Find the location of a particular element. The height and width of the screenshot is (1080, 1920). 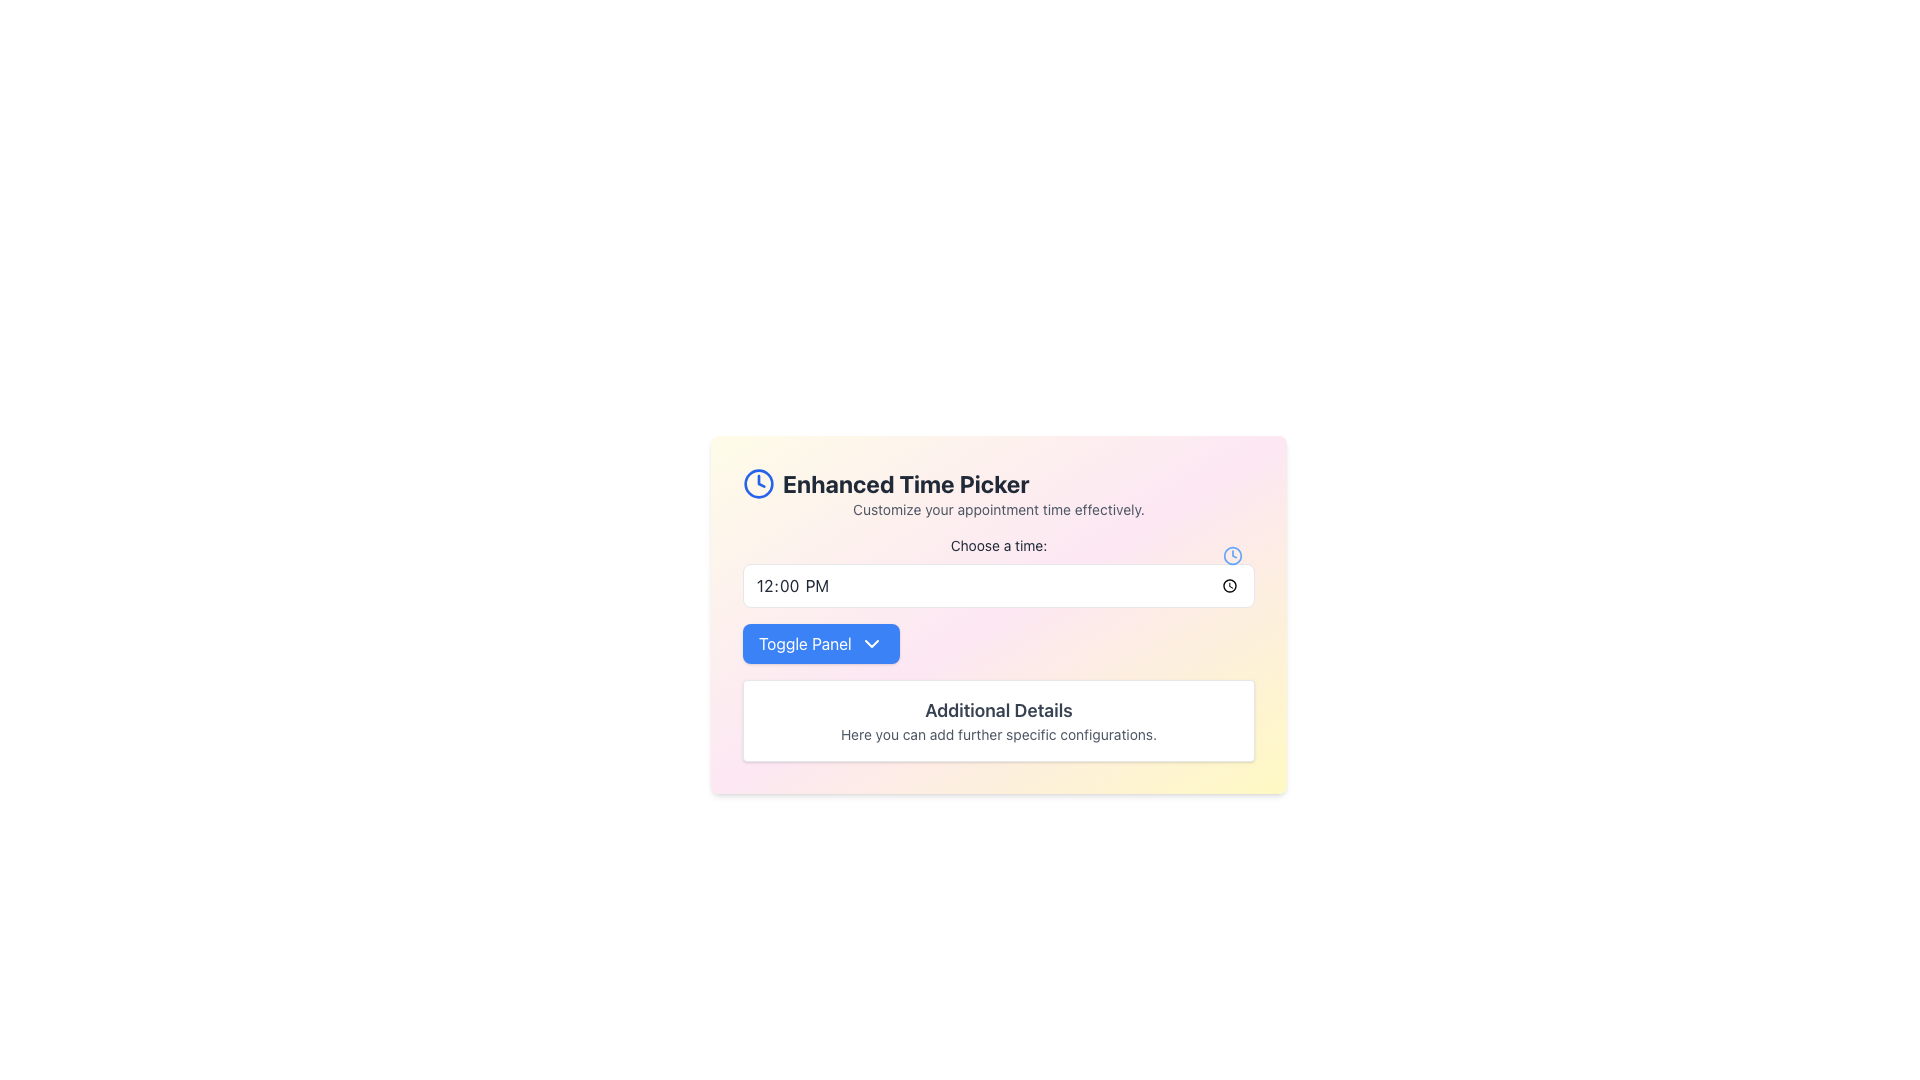

the static descriptive text located below the 'Enhanced Time Picker' header, providing context or guidance related to the time picker is located at coordinates (998, 508).